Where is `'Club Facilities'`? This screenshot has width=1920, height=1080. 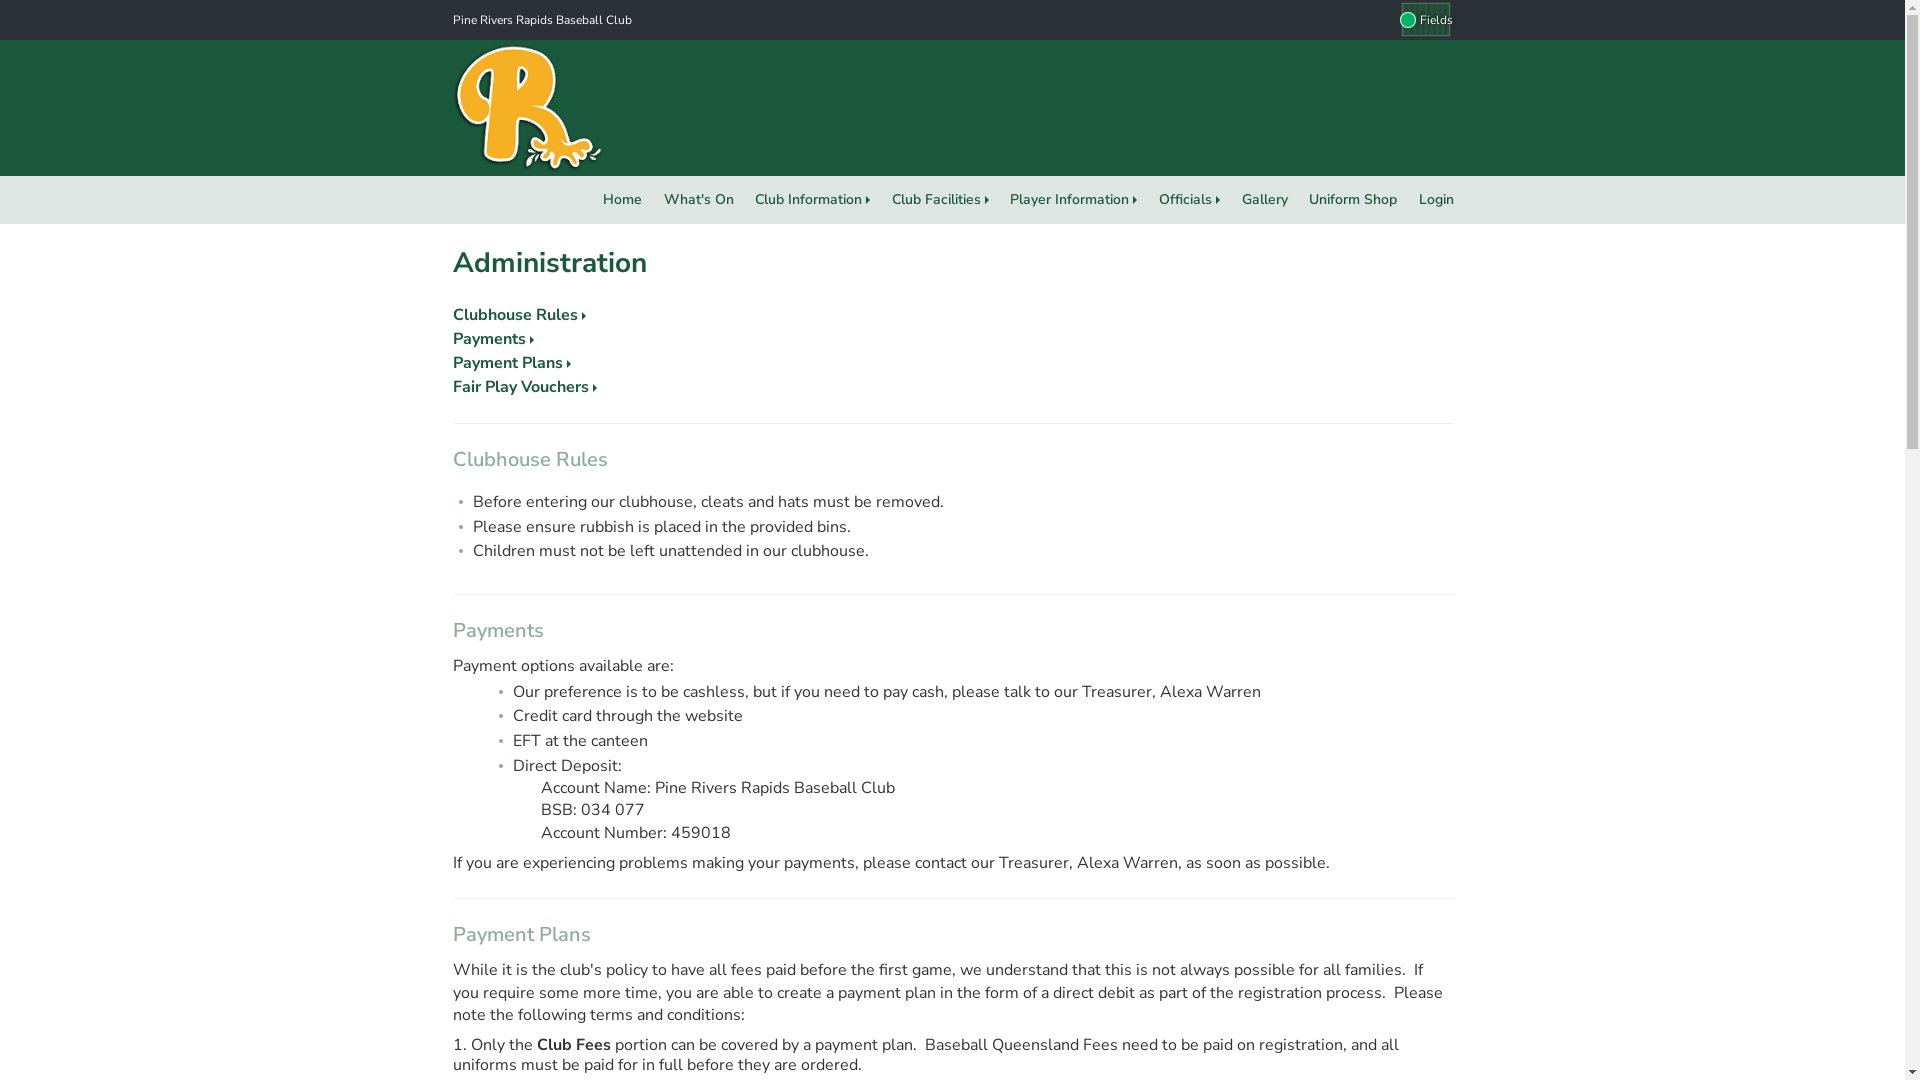 'Club Facilities' is located at coordinates (939, 200).